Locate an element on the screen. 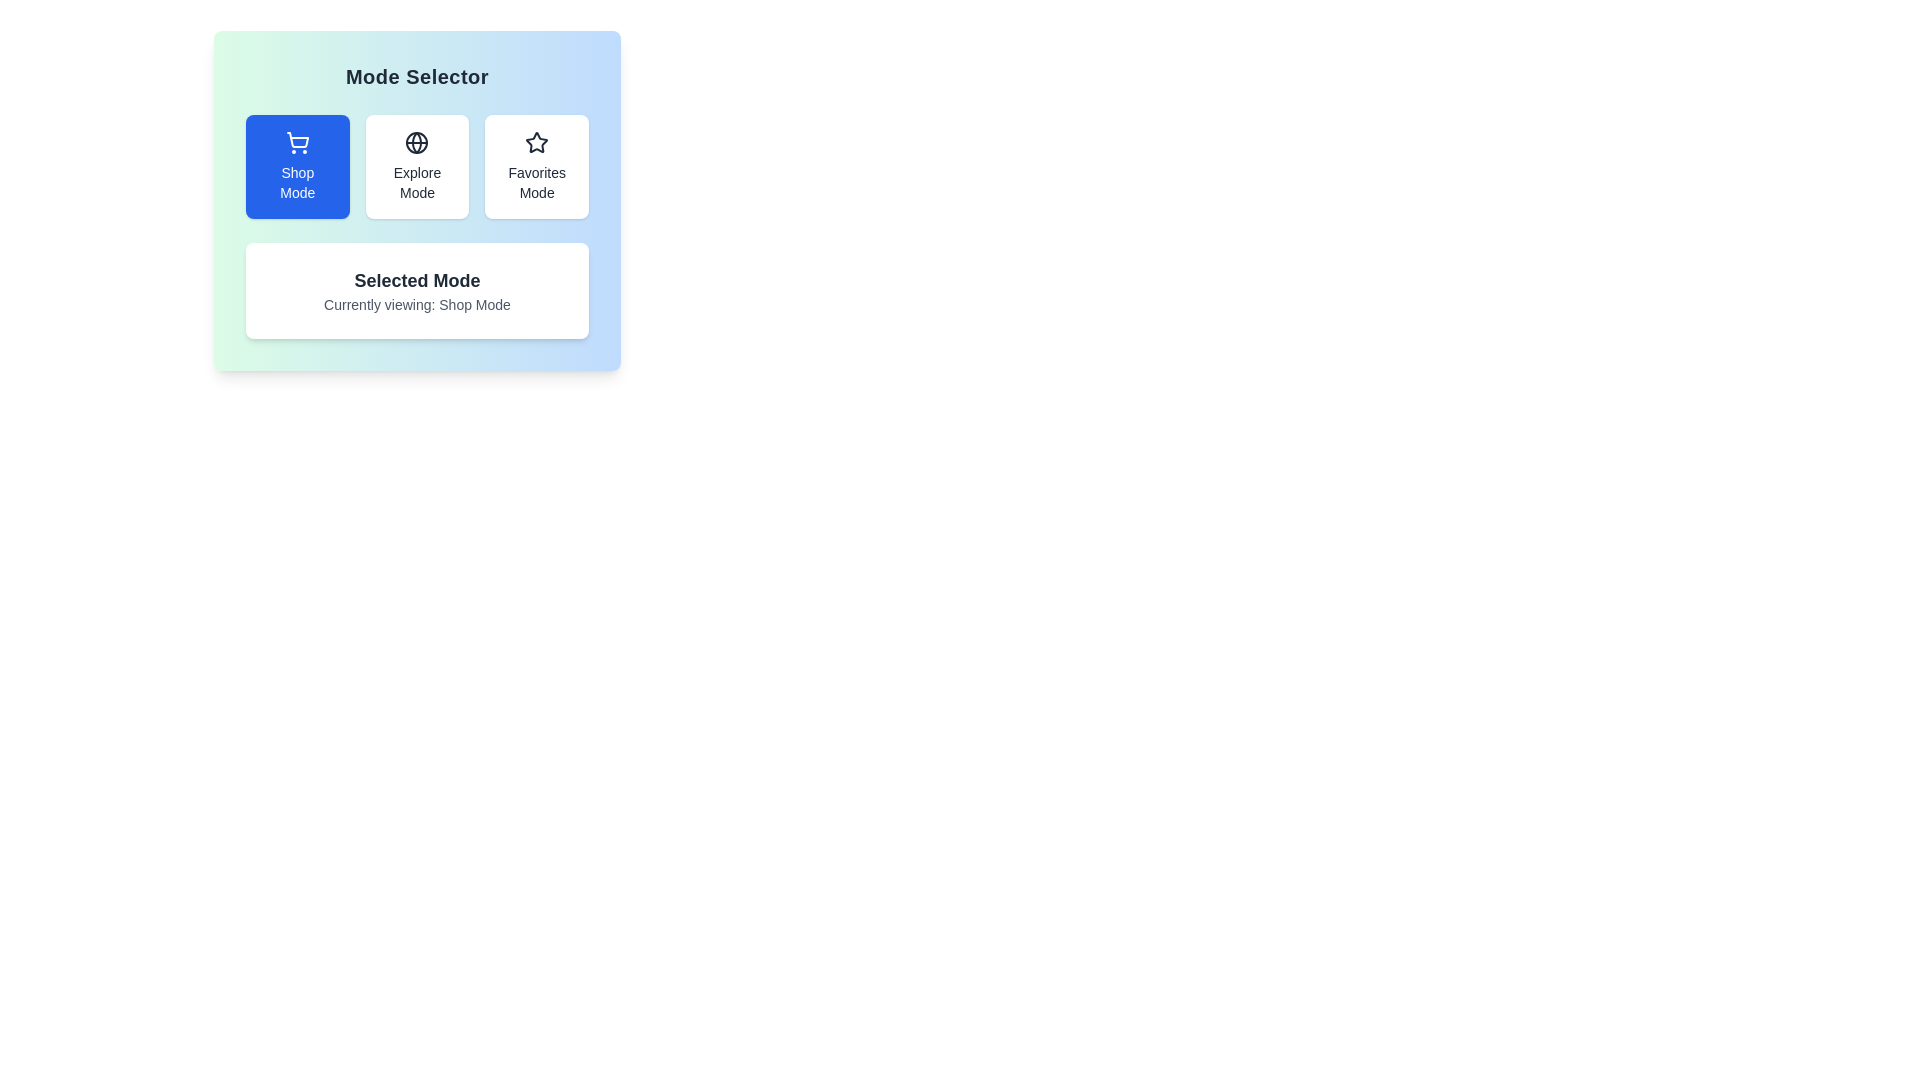 Image resolution: width=1920 pixels, height=1080 pixels. the star icon representing 'Favorites' located in the 'Favorites Mode' button, which is the third button from the left under the 'Mode Selector' heading is located at coordinates (537, 141).